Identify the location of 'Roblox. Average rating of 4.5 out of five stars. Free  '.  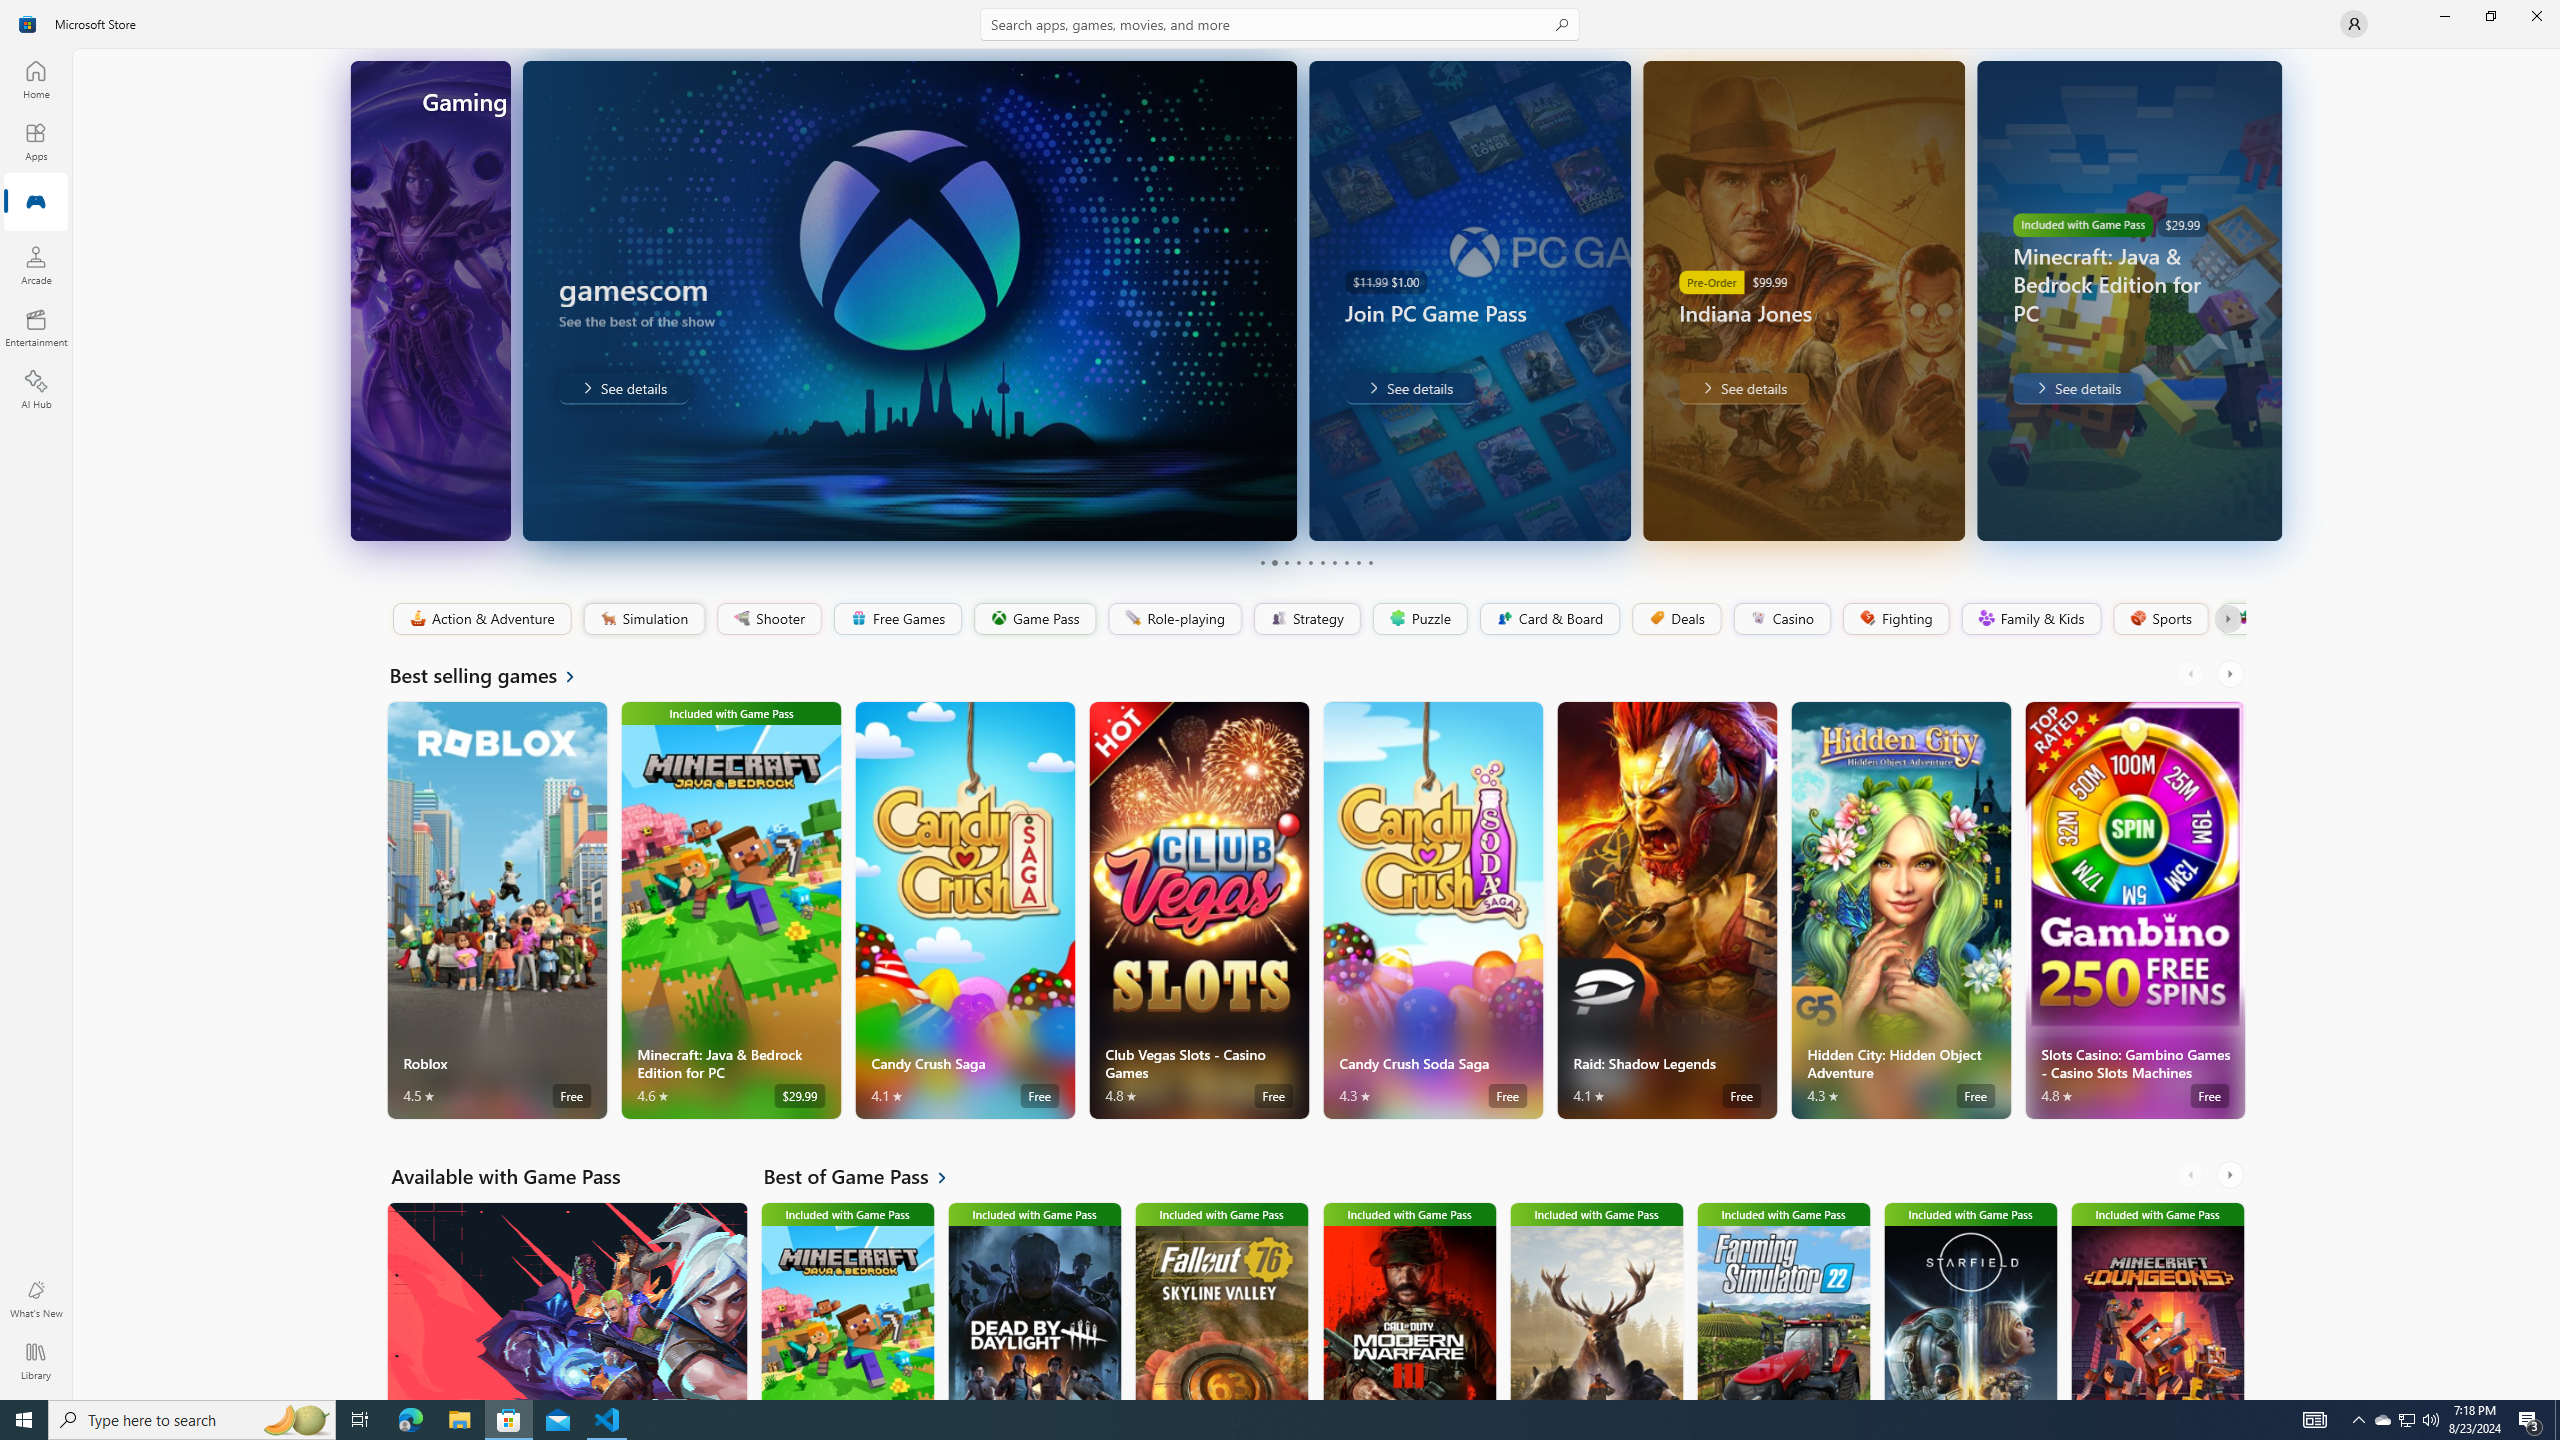
(497, 909).